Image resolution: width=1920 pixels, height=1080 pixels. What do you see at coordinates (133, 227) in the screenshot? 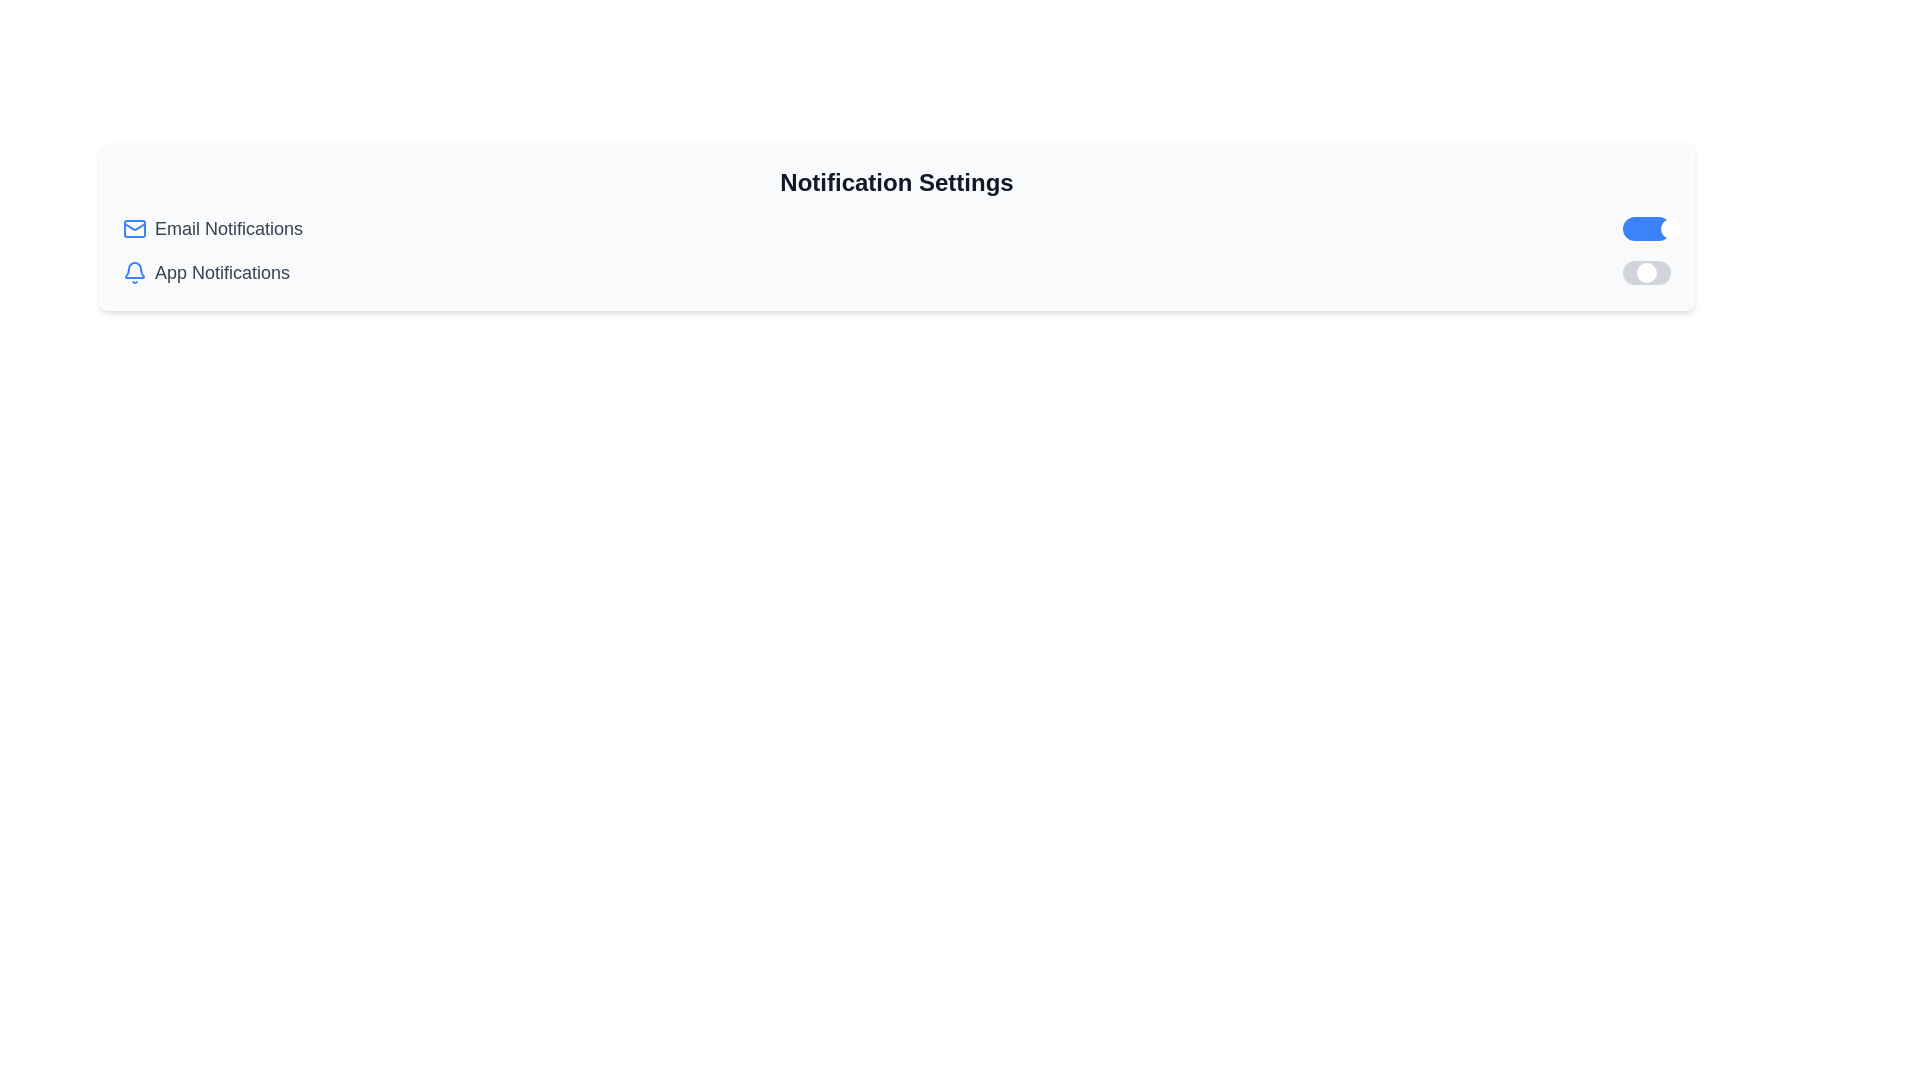
I see `the email notification icon, which is a rectangular shape with smooth, rounded corners and a blue outline, located next to the label 'Email Notifications' in the 'Notification Settings' section` at bounding box center [133, 227].